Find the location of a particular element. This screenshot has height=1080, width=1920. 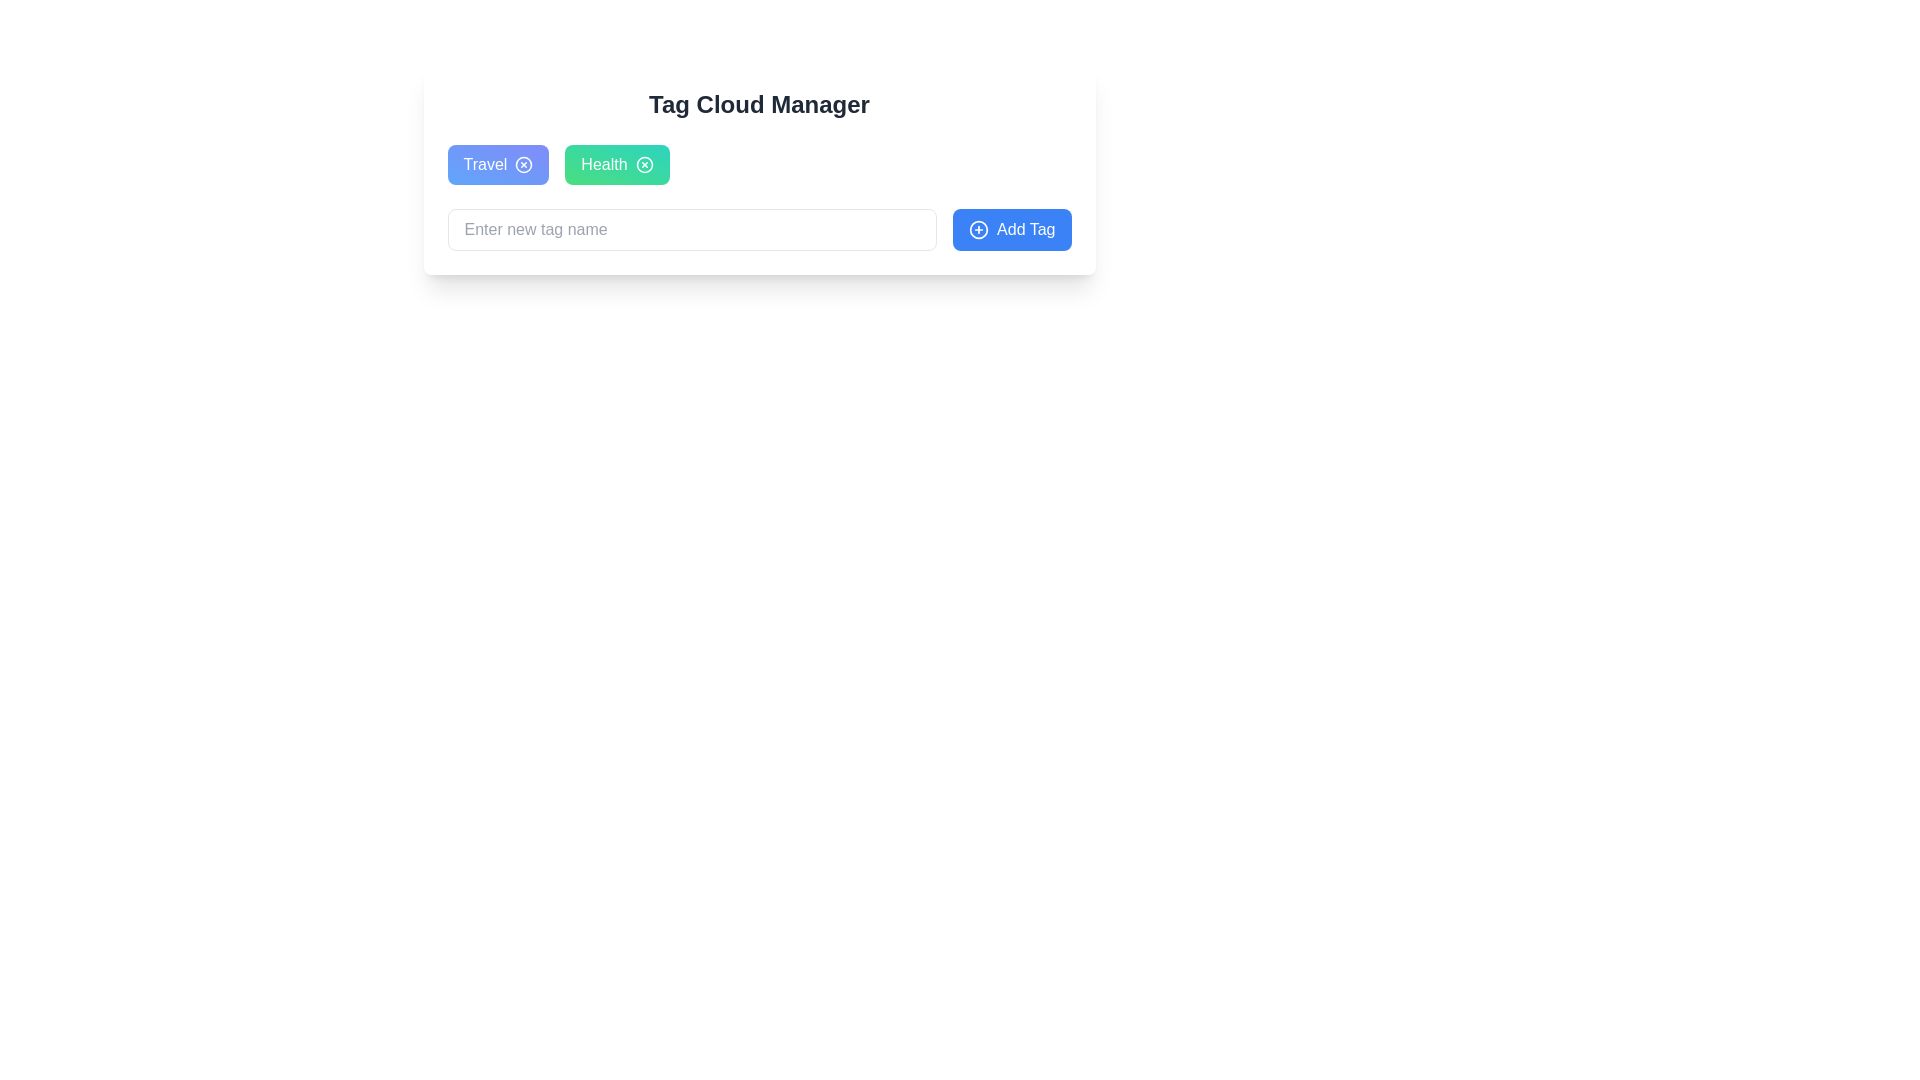

the icon button resembling a circle with a cross inside is located at coordinates (524, 164).